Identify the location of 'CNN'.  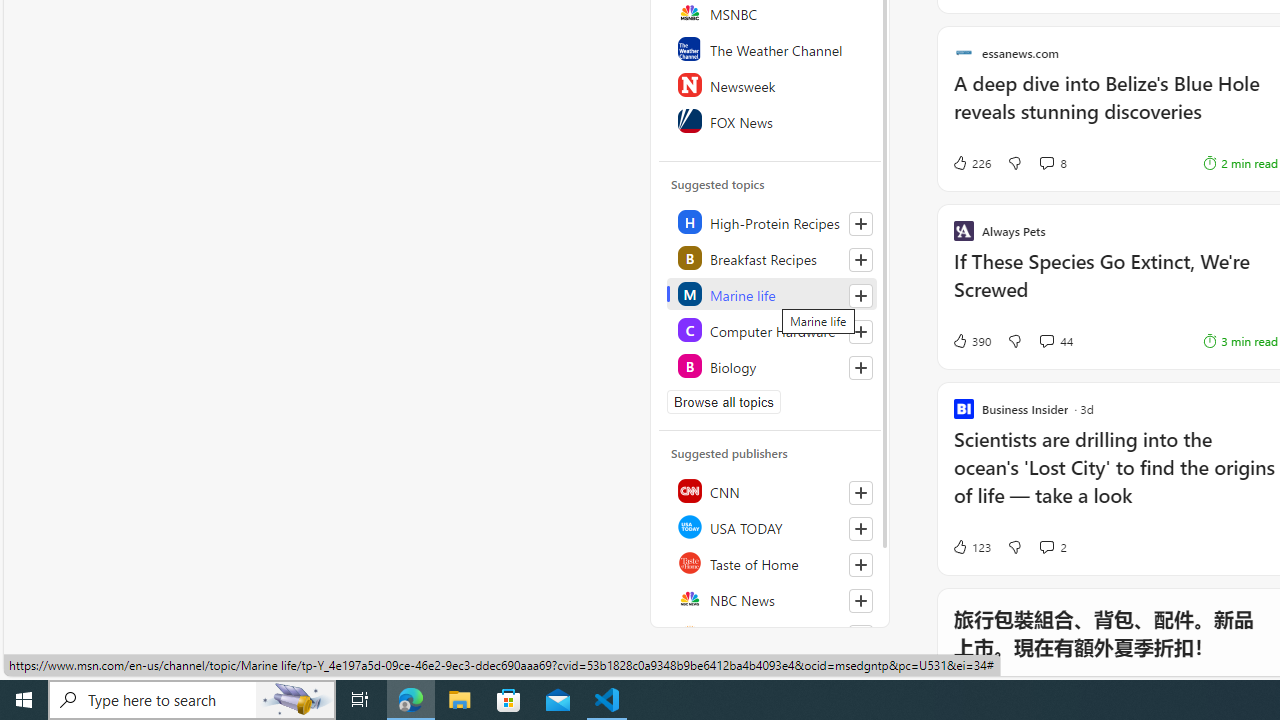
(770, 491).